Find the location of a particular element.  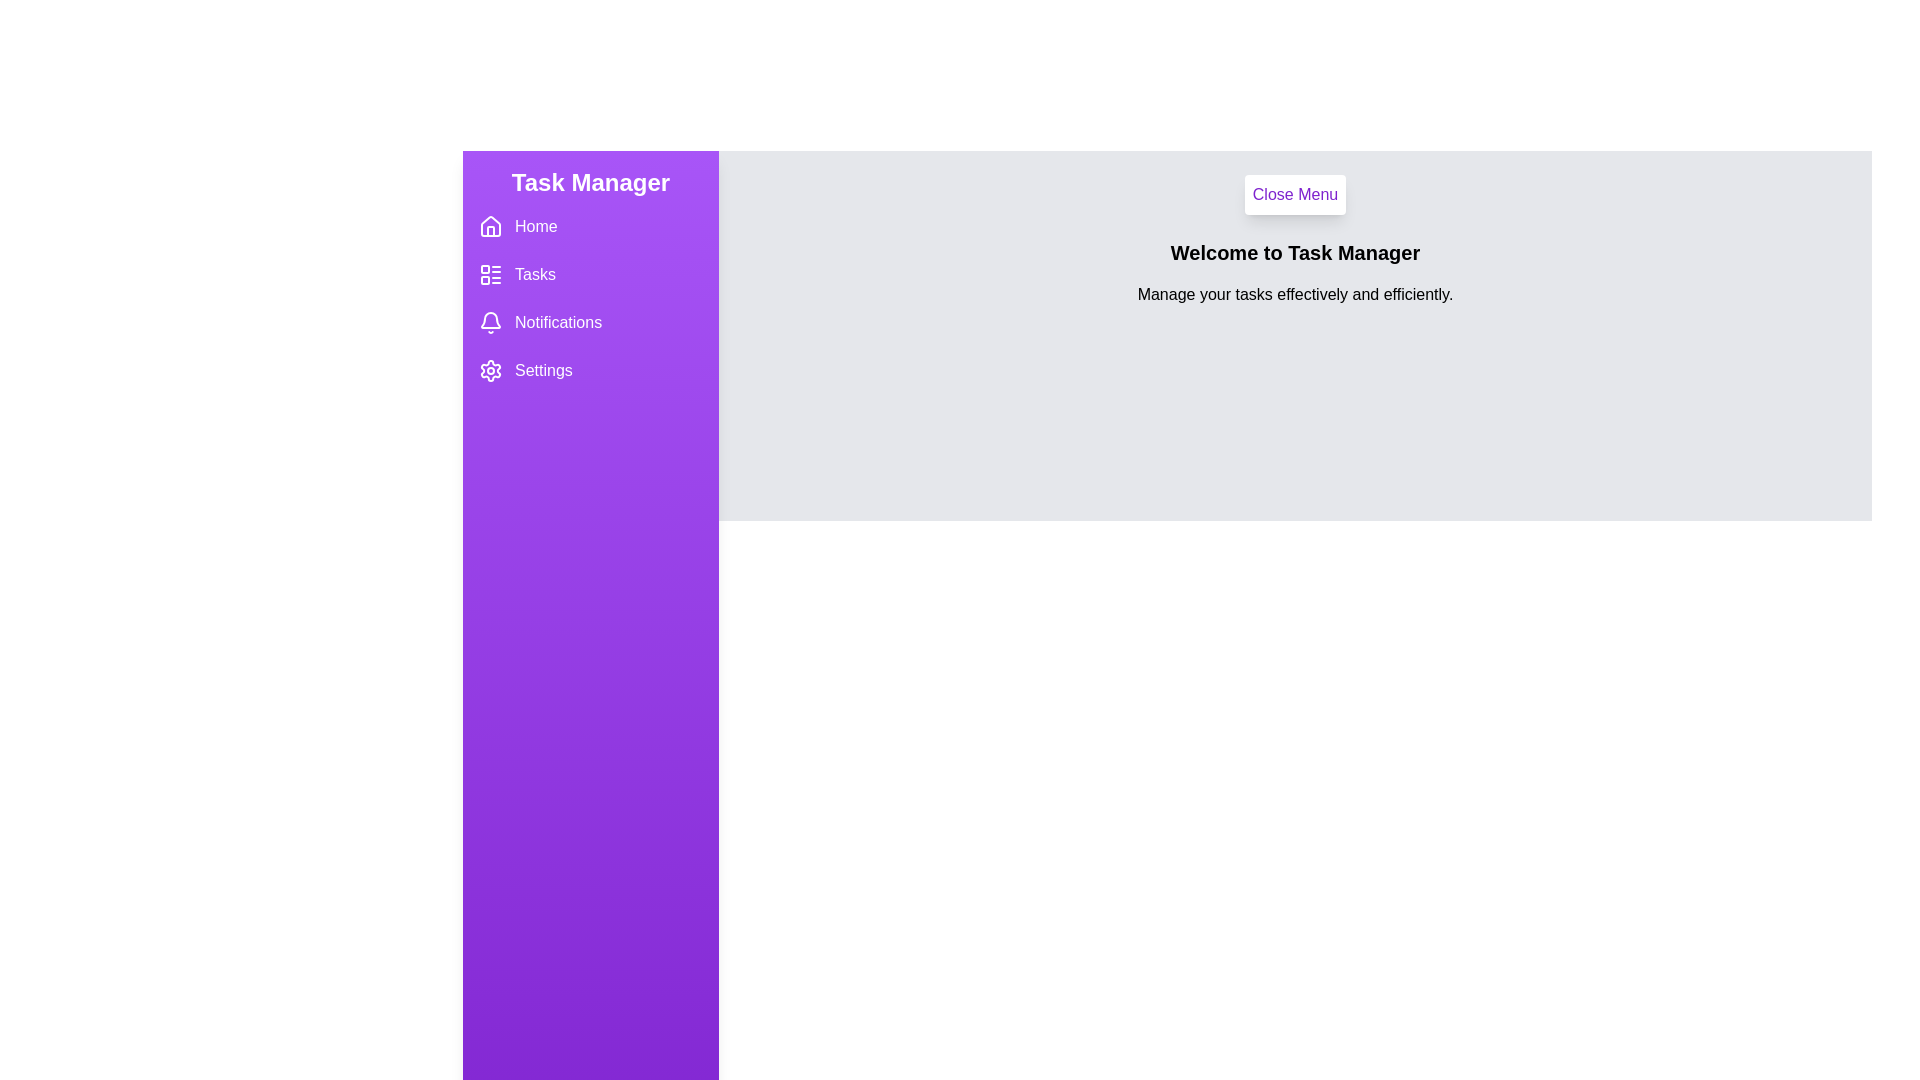

the navigation option Notifications to navigate to the respective section is located at coordinates (589, 322).